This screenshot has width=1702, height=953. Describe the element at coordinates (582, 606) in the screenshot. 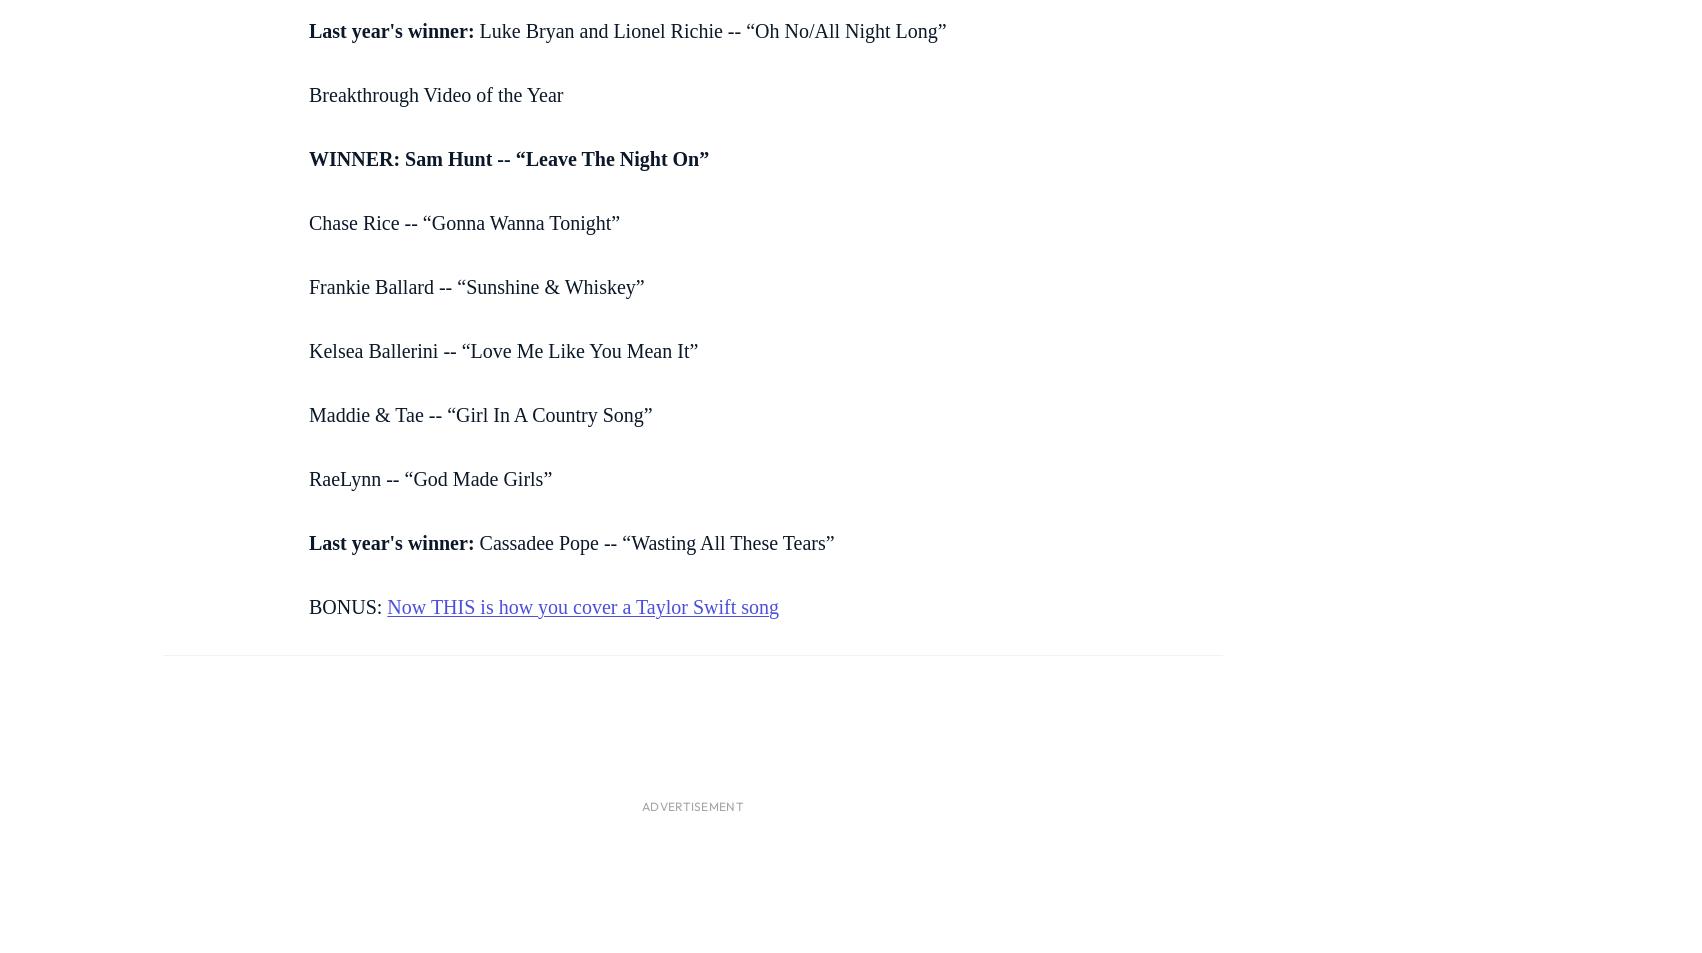

I see `'Now THIS is how you cover a Taylor Swift song'` at that location.